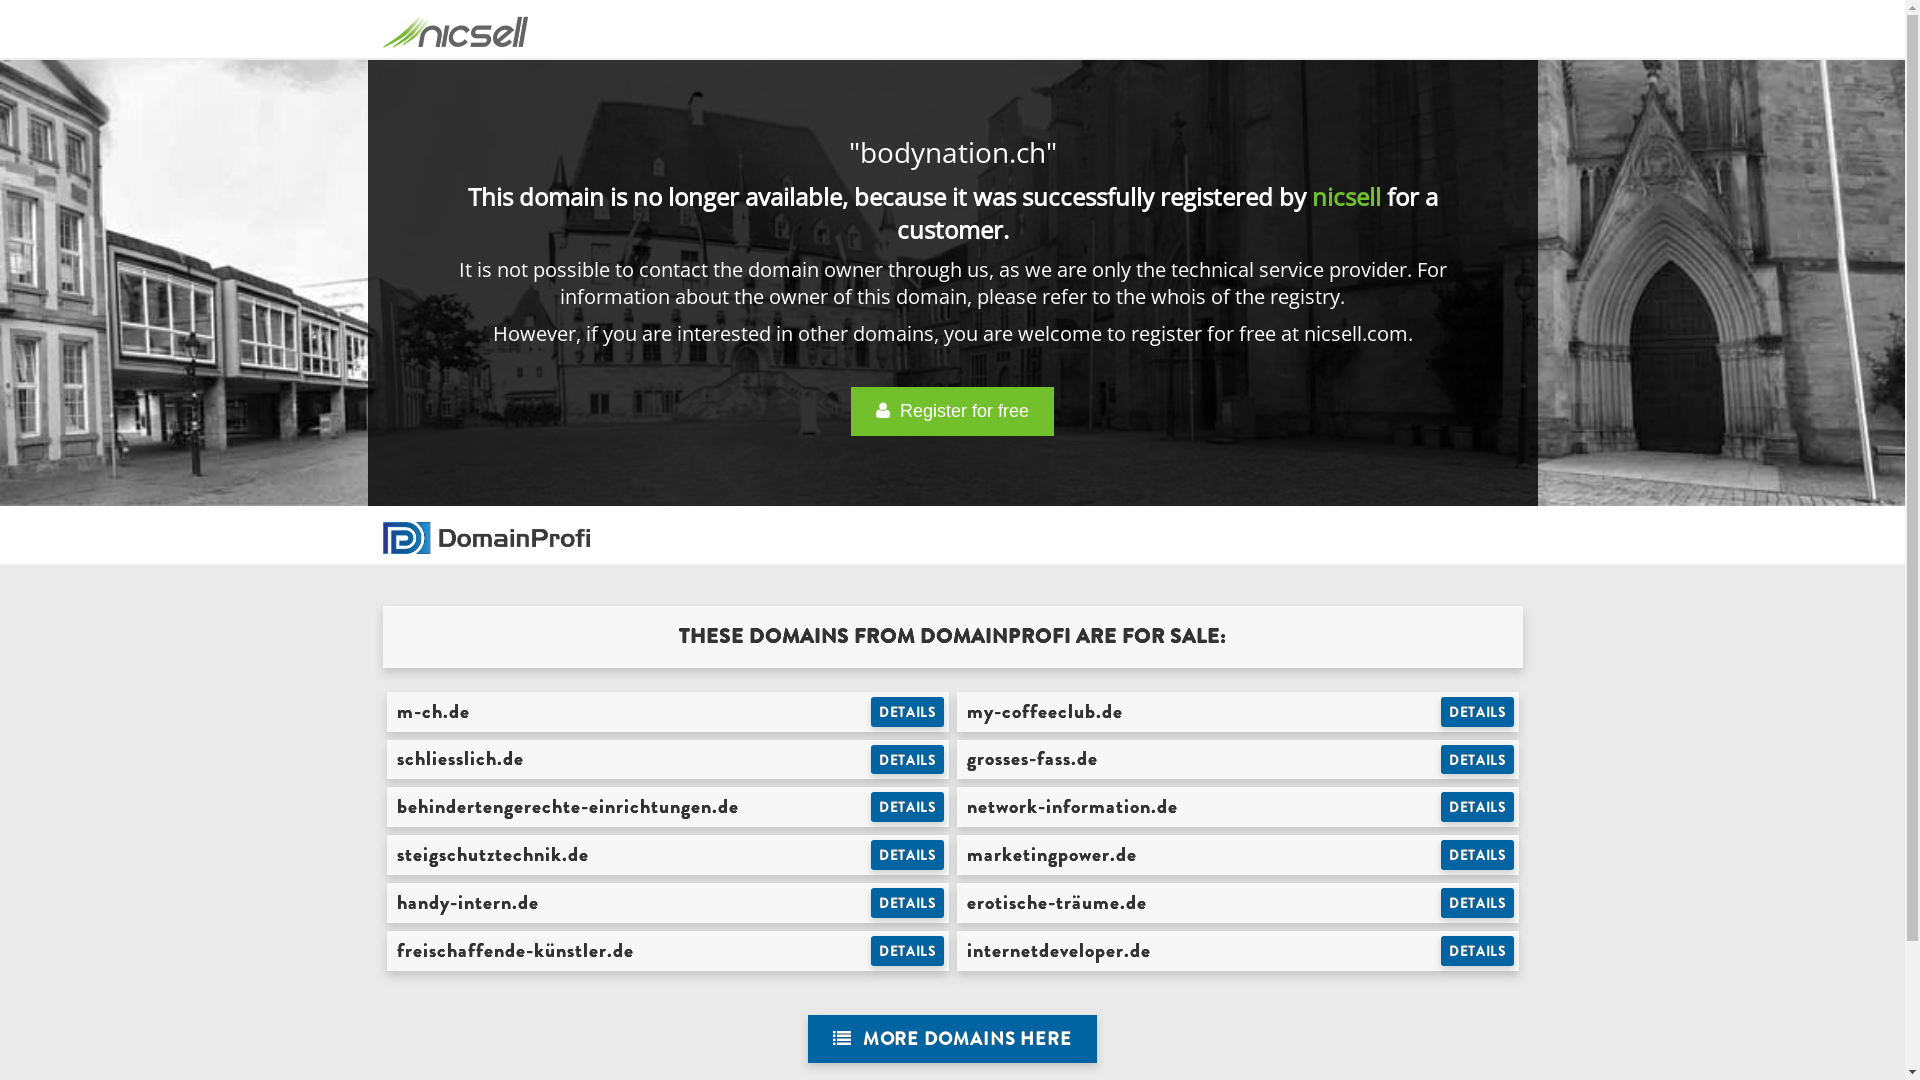 The width and height of the screenshot is (1920, 1080). I want to click on 'DETAILS', so click(906, 759).